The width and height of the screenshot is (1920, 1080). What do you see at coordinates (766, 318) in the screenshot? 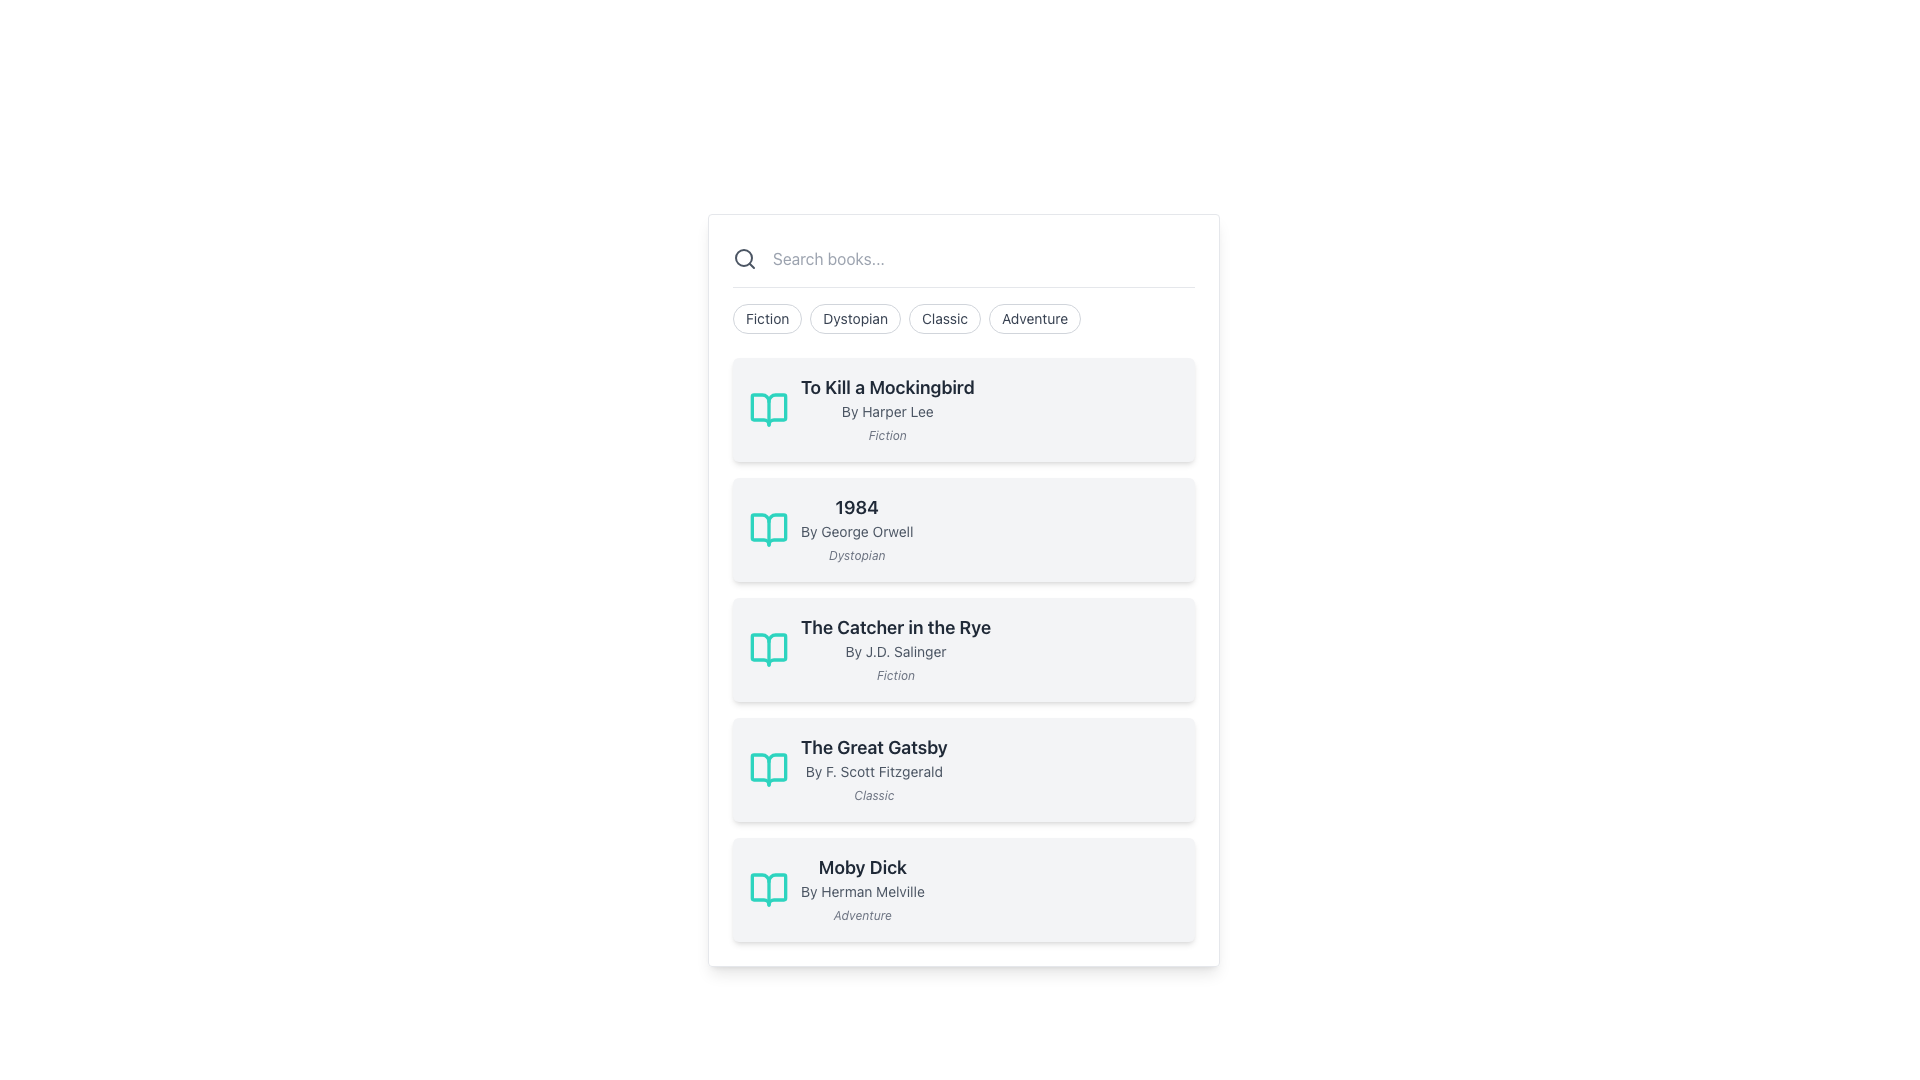
I see `the 'Fiction' button, which is a rounded rectangular button with dark gray text on a white background, located at the top-middle of the interface` at bounding box center [766, 318].